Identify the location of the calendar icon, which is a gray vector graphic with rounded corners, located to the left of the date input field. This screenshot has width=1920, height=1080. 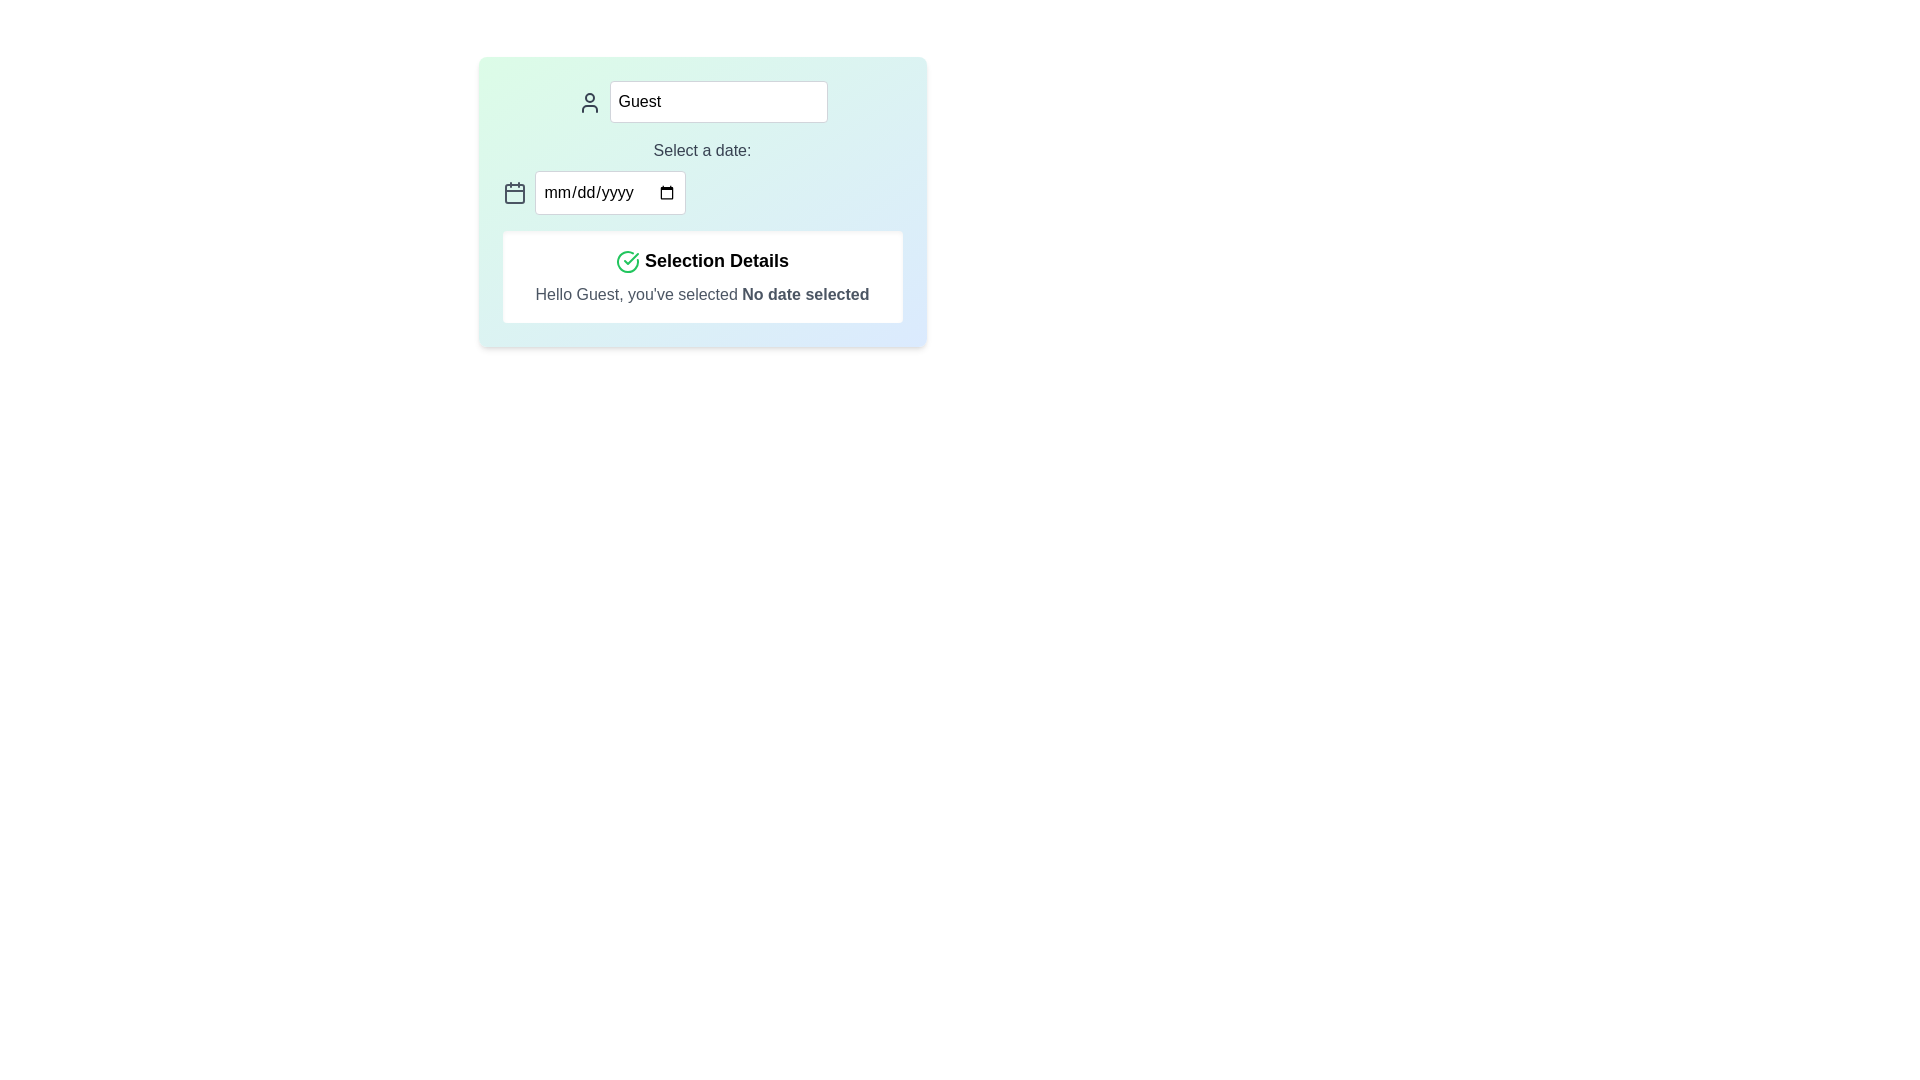
(514, 192).